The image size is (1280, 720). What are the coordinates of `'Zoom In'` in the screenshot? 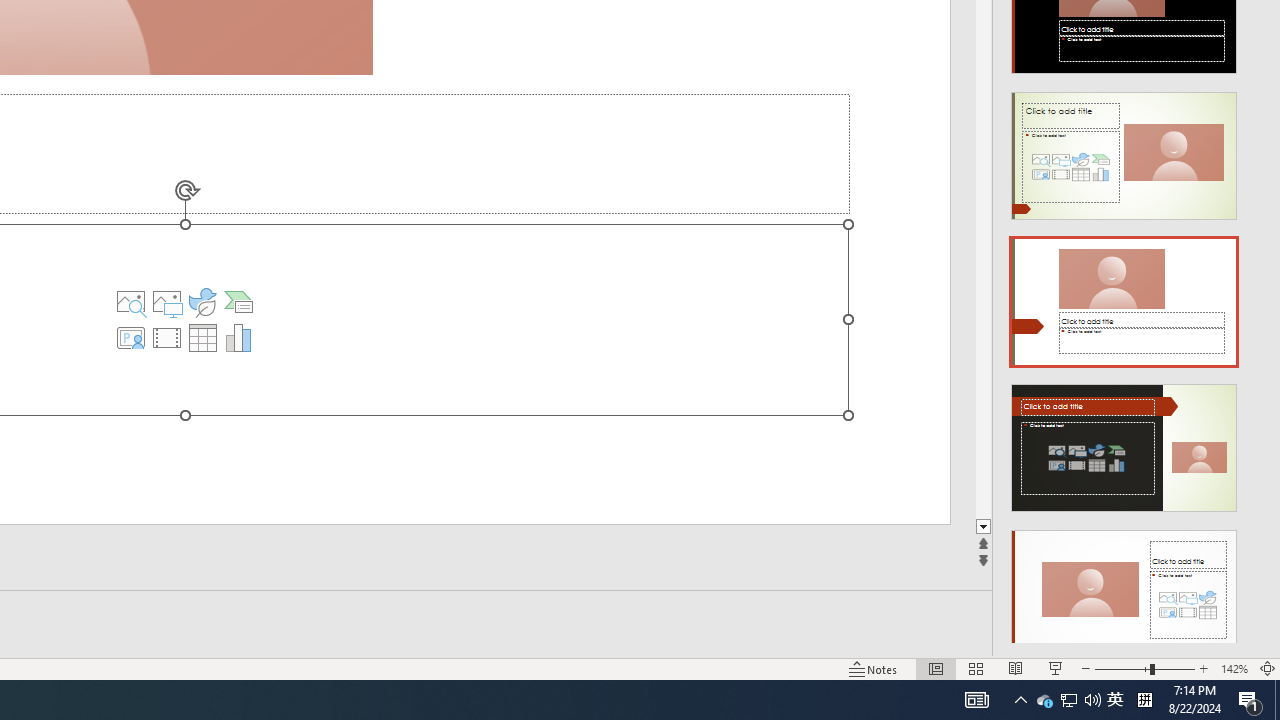 It's located at (1203, 669).